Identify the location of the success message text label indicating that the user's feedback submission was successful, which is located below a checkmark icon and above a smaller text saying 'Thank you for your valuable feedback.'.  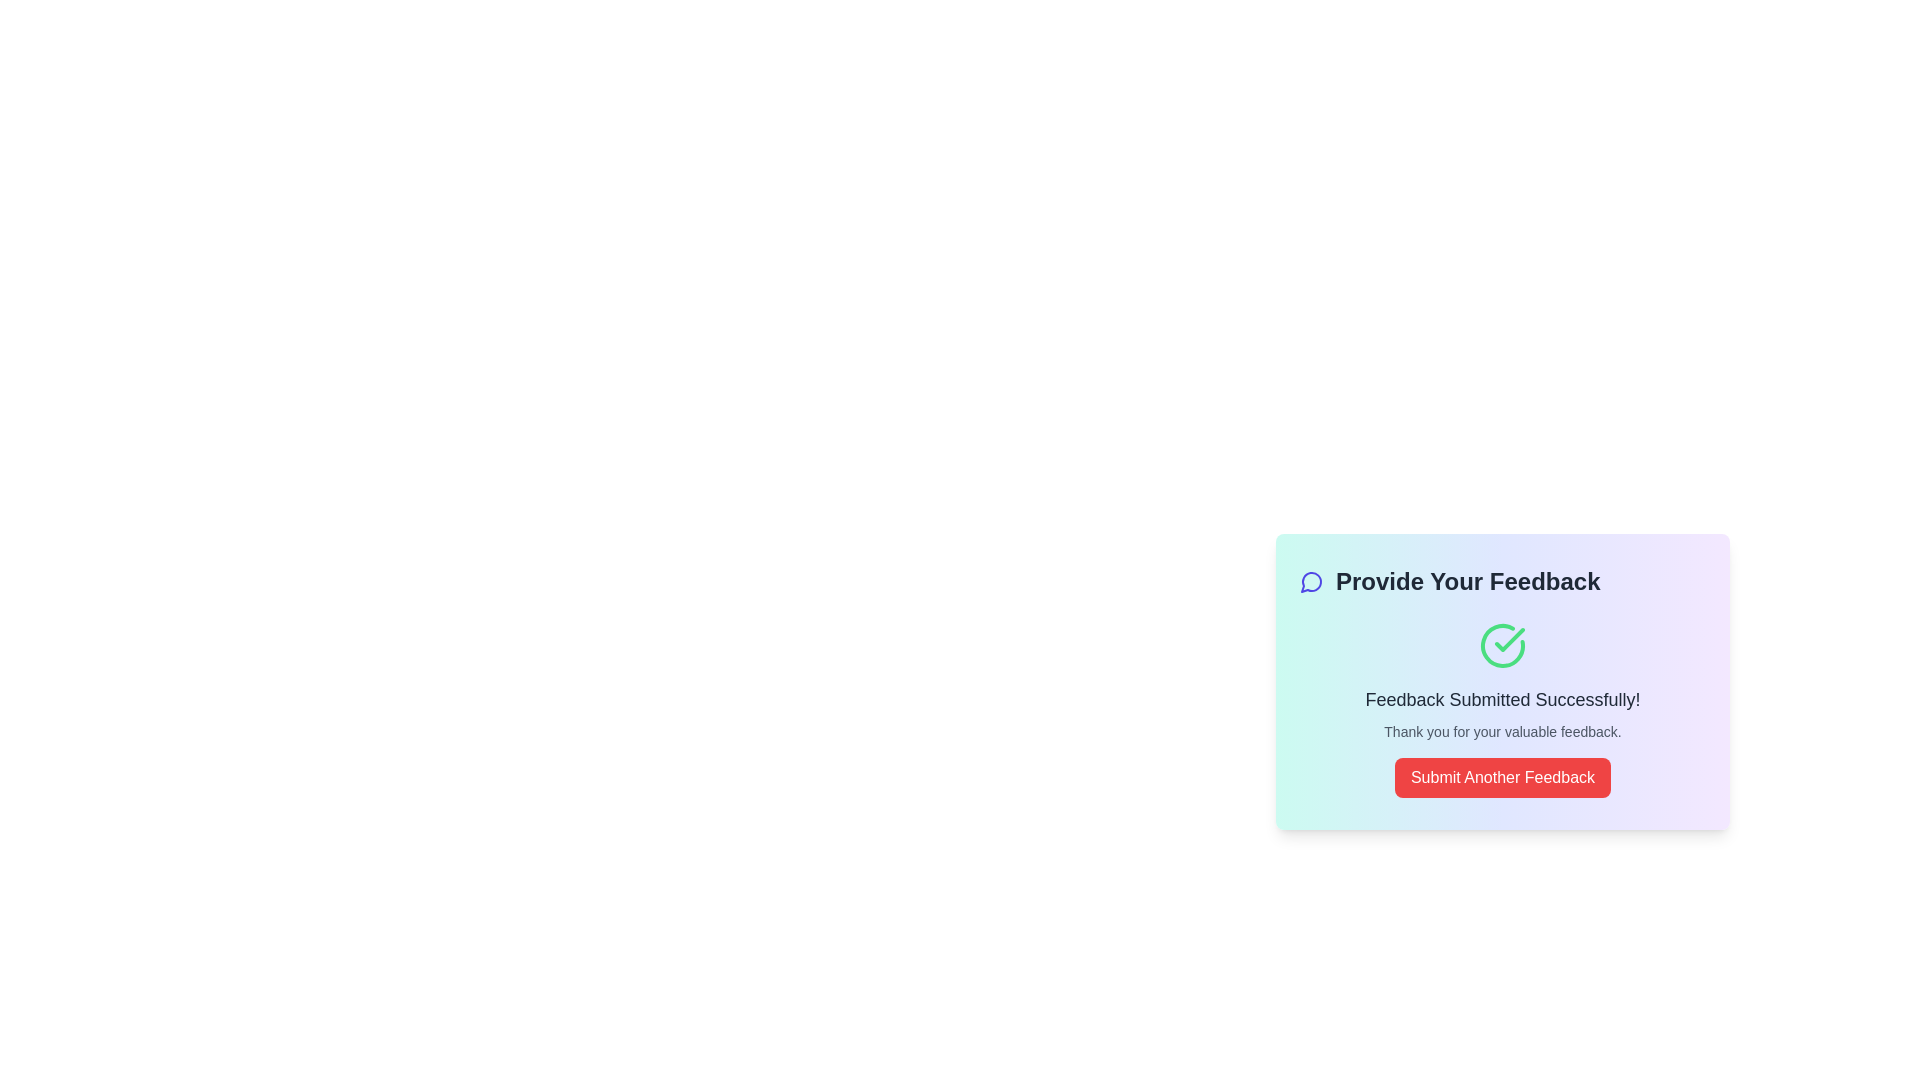
(1502, 698).